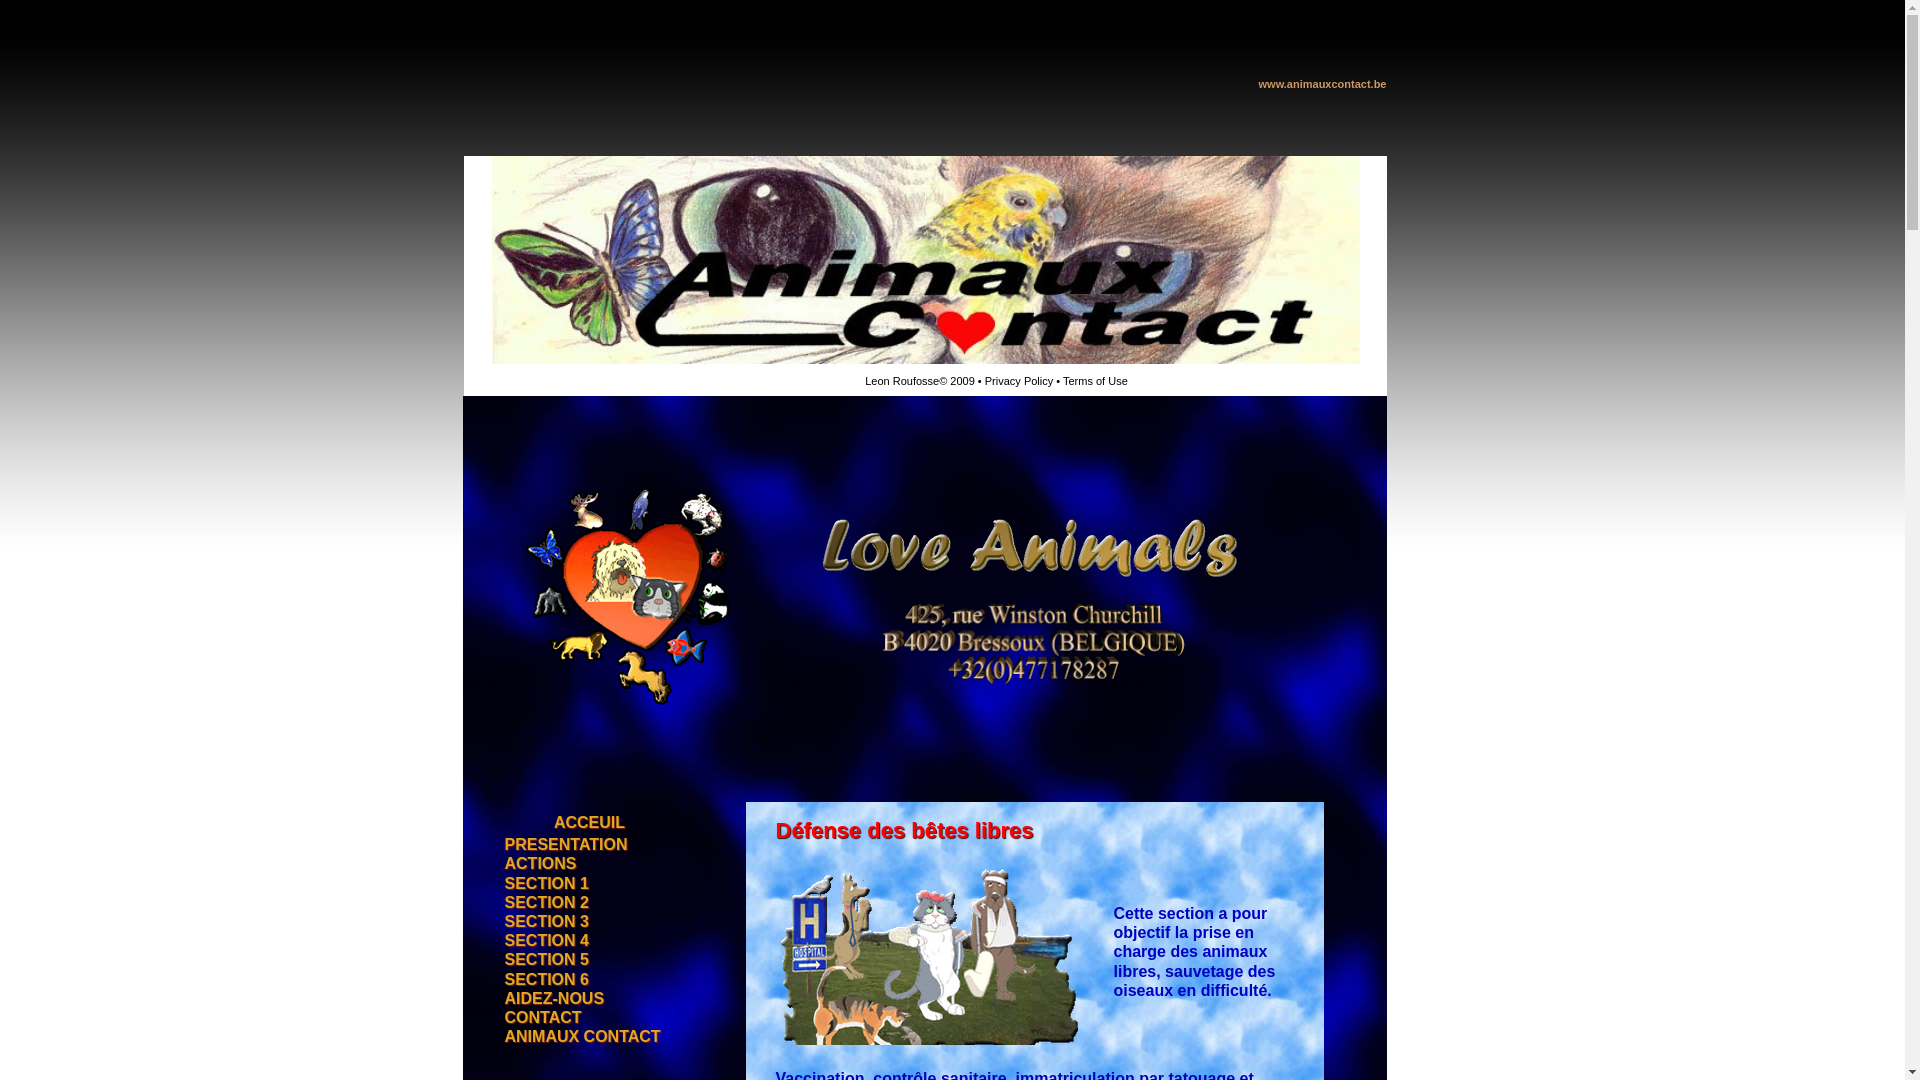 Image resolution: width=1920 pixels, height=1080 pixels. I want to click on 'www.animauxcontact.be', so click(1323, 82).